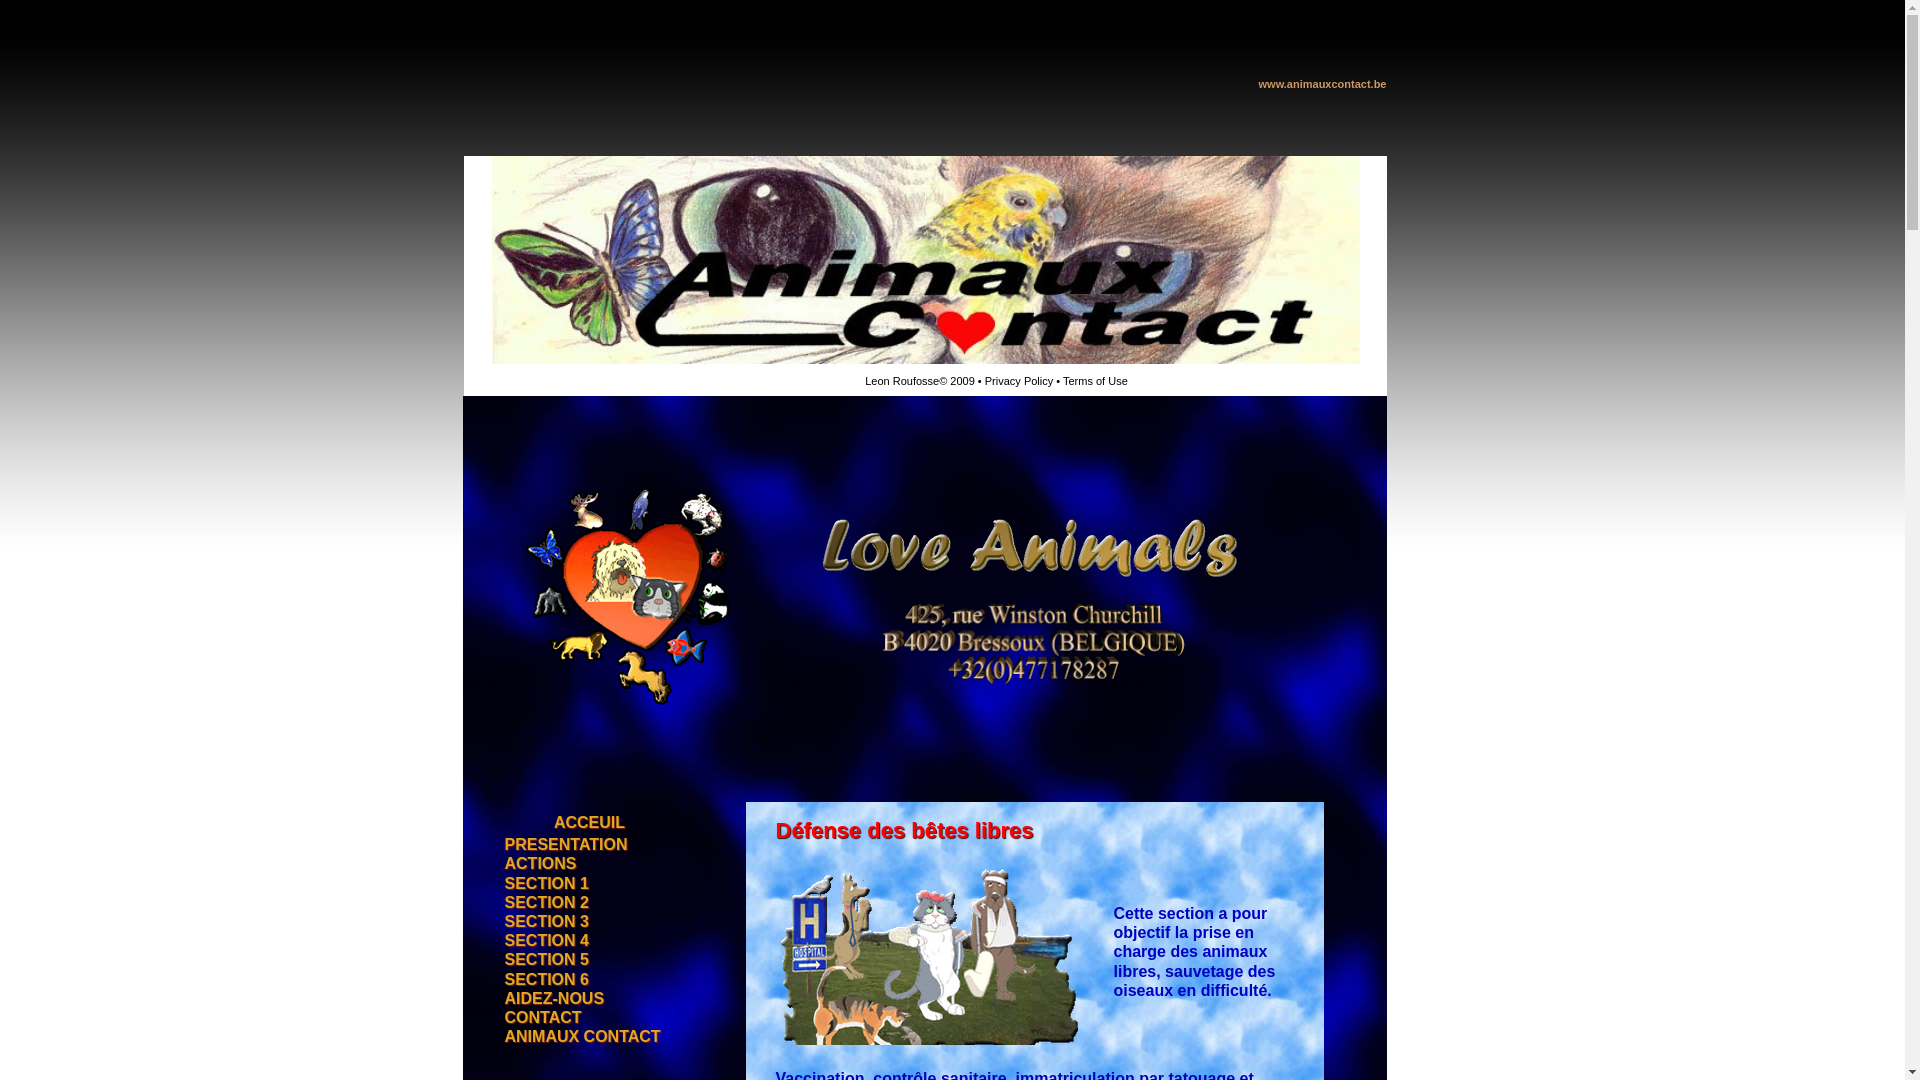 Image resolution: width=1920 pixels, height=1080 pixels. I want to click on 'www.animauxcontact.be', so click(1323, 82).